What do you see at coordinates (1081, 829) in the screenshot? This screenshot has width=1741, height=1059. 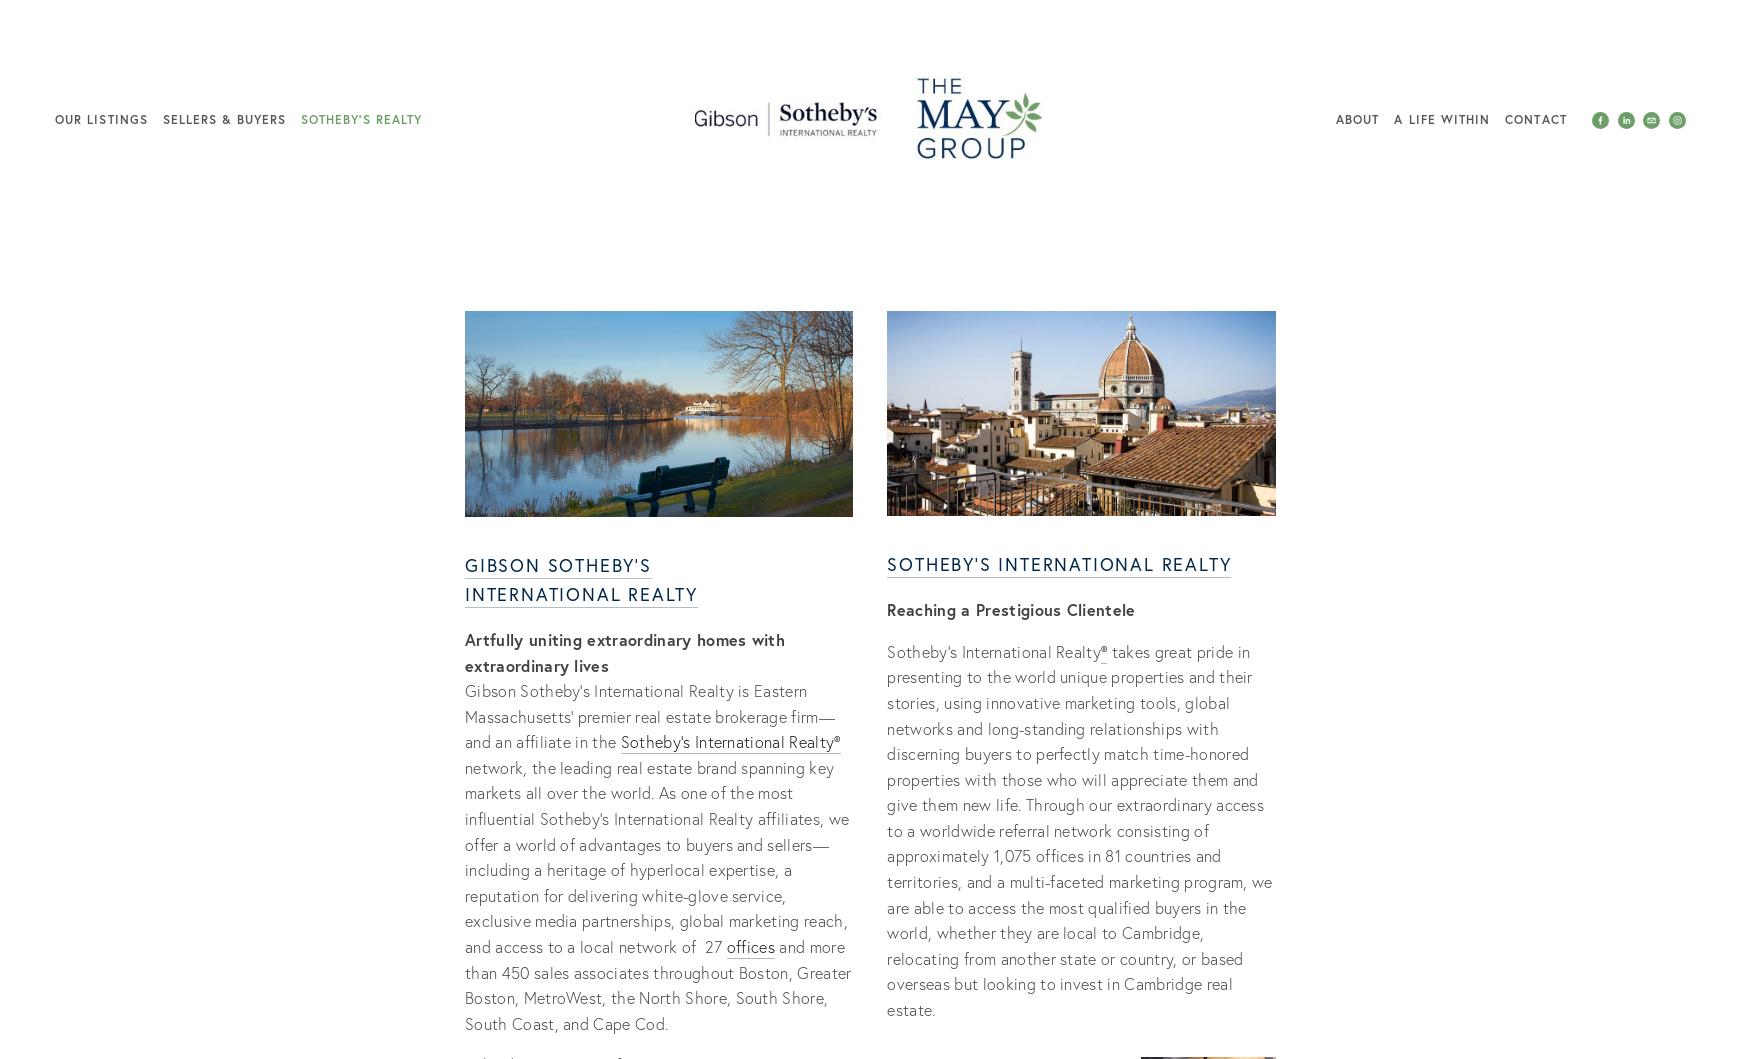 I see `'takes great pride in presenting to the world unique properties and their stories, using innovative marketing tools, global networks and long-standing relationships with discerning buyers to perfectly match time-honored properties with those who will appreciate them and give them new life. Through our extraordinary access to a worldwide referral network consisting of approximately 1,075 offices in 81 countries and territories, and a multi-faceted marketing program, we are able to access the most qualified buyers in the world, whether they are local to Cambridge, relocating from another state or country, or based overseas but looking to invest in Cambridge real estate.'` at bounding box center [1081, 829].